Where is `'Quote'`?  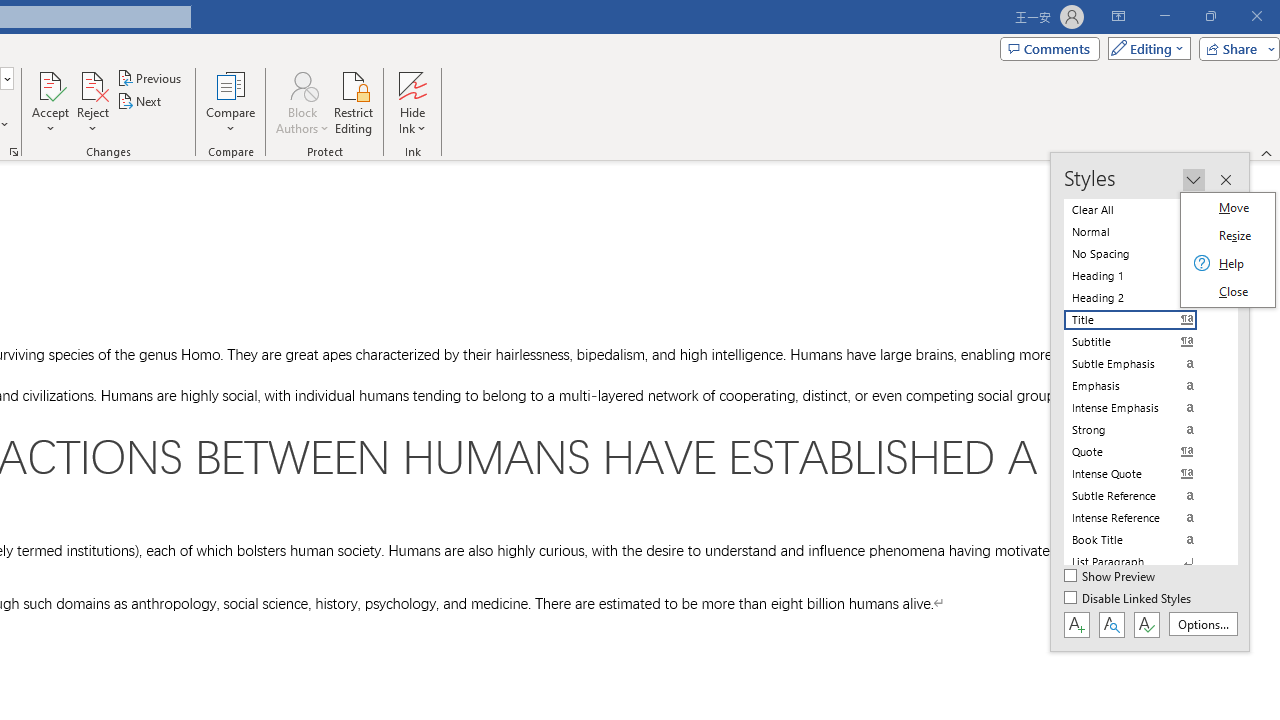 'Quote' is located at coordinates (1142, 451).